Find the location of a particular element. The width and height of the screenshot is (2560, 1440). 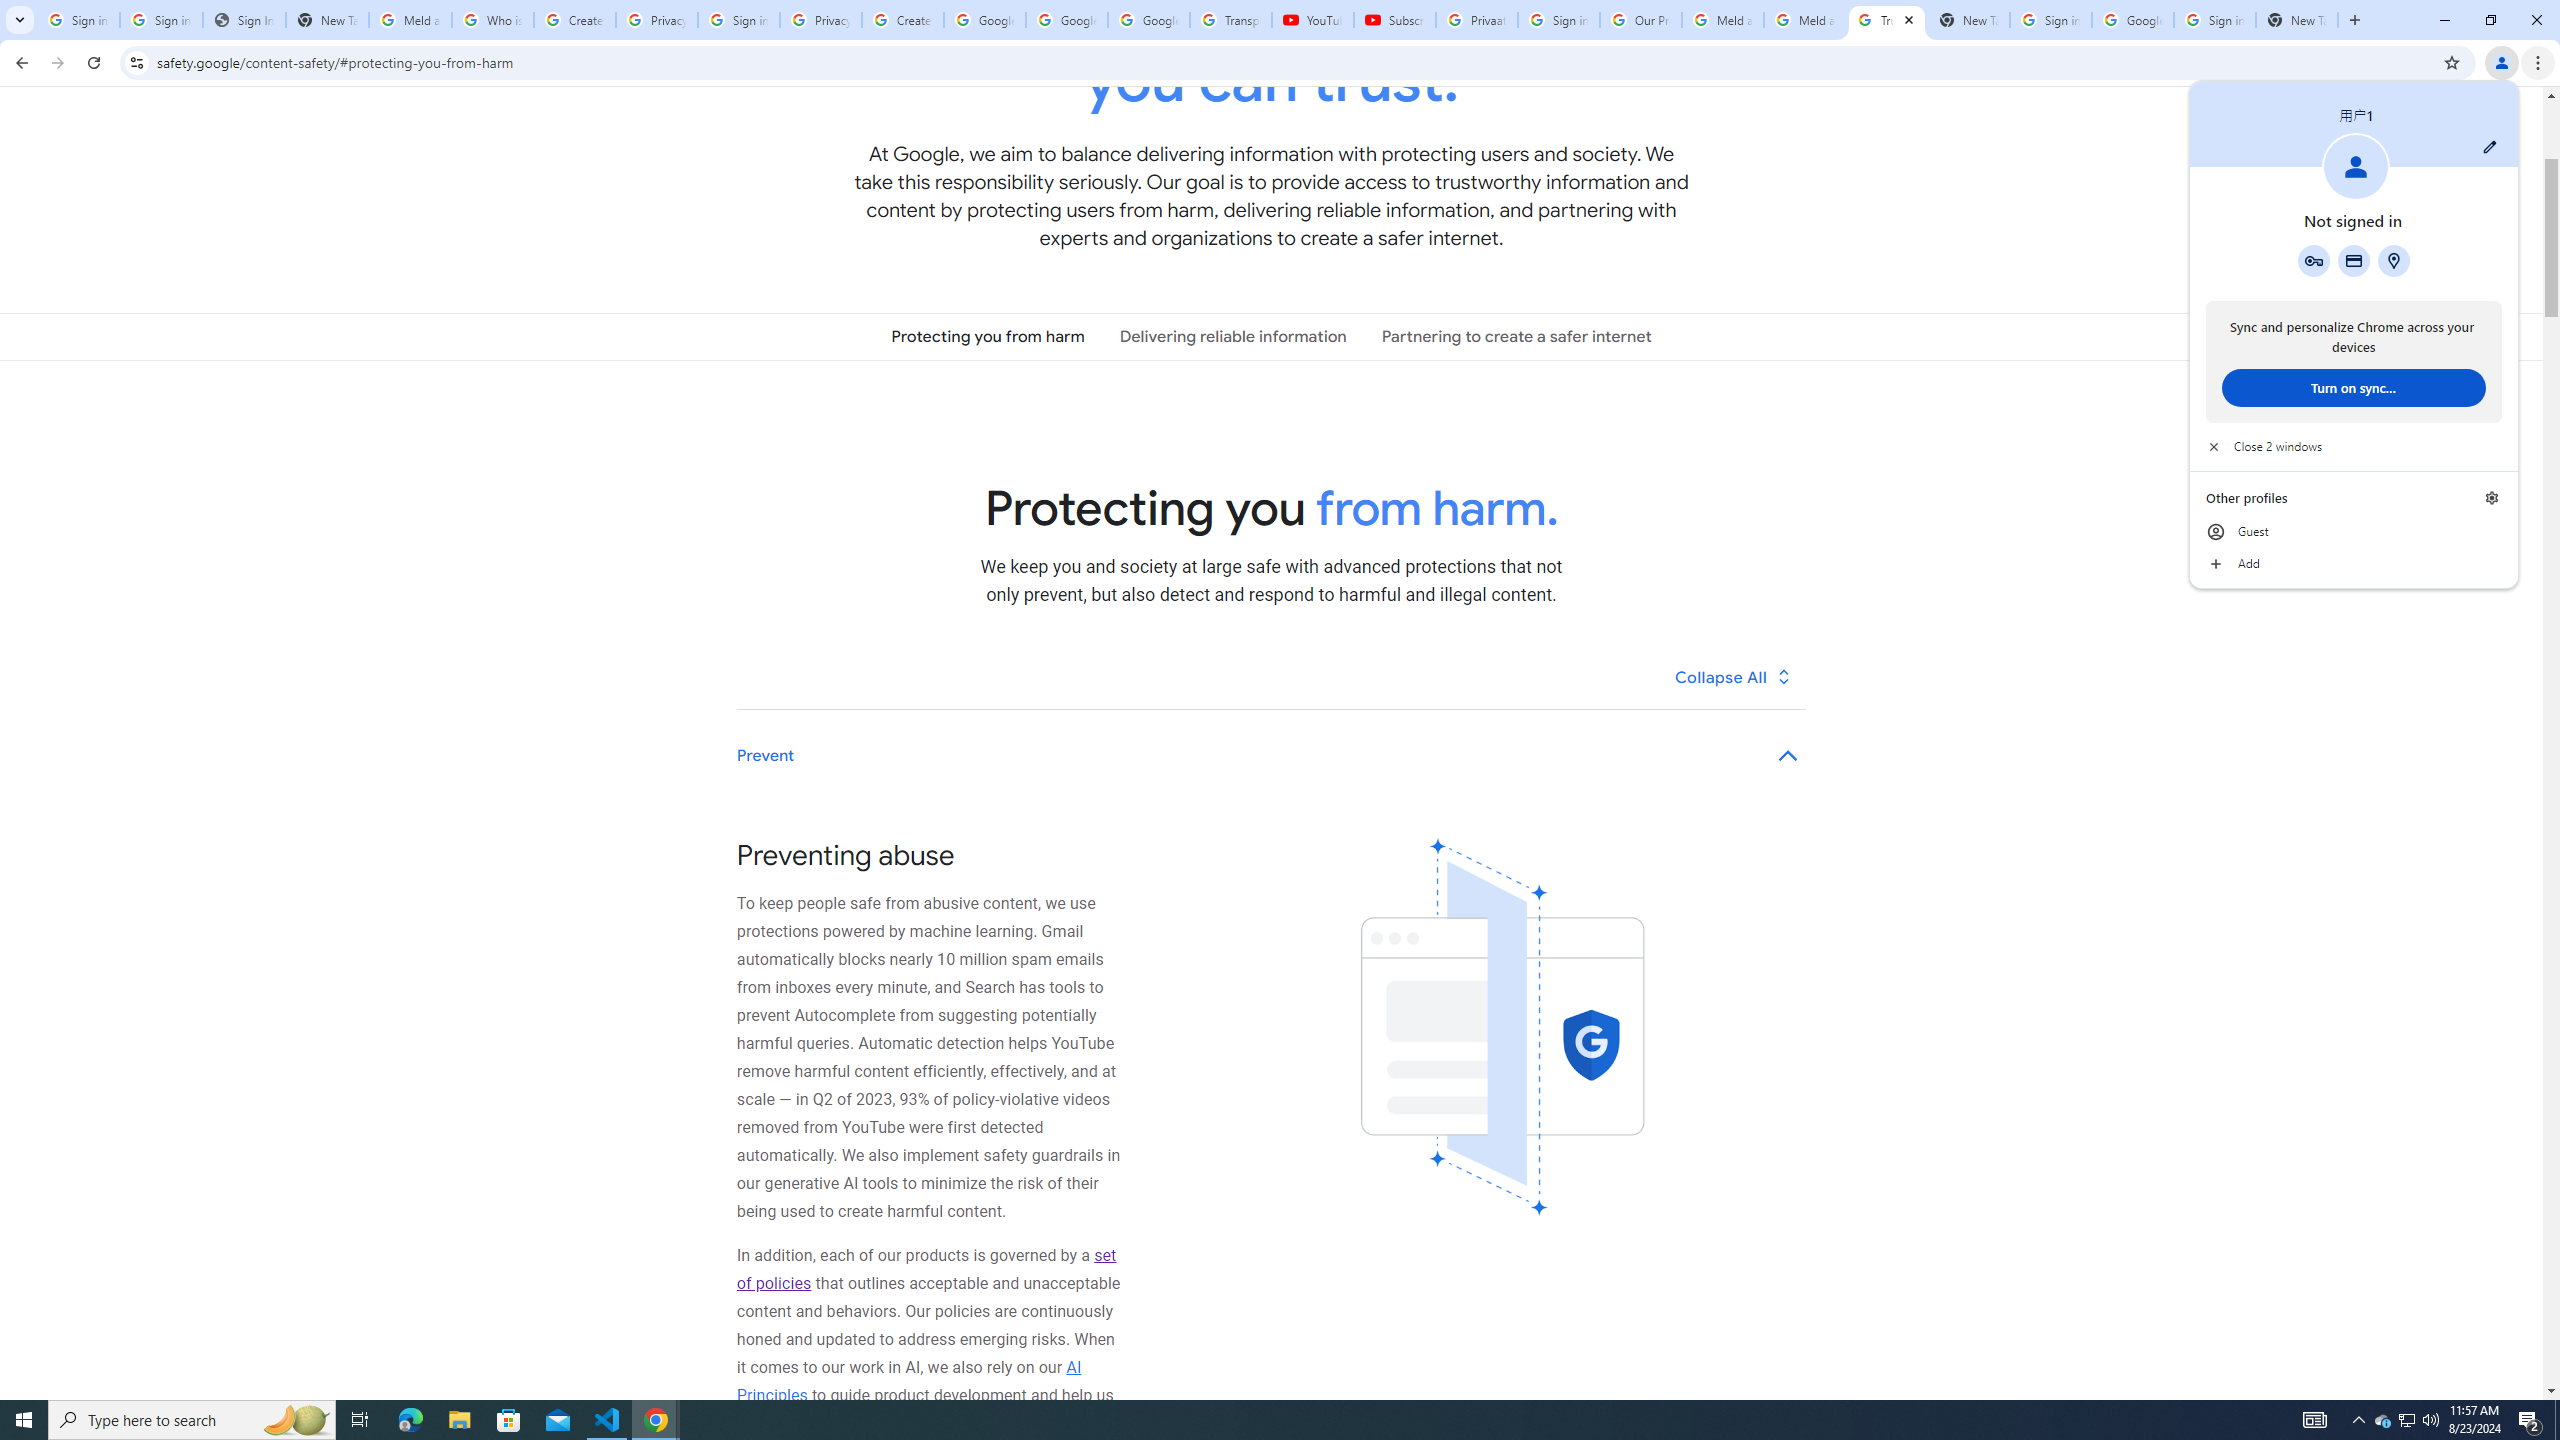

'Add' is located at coordinates (2352, 563).